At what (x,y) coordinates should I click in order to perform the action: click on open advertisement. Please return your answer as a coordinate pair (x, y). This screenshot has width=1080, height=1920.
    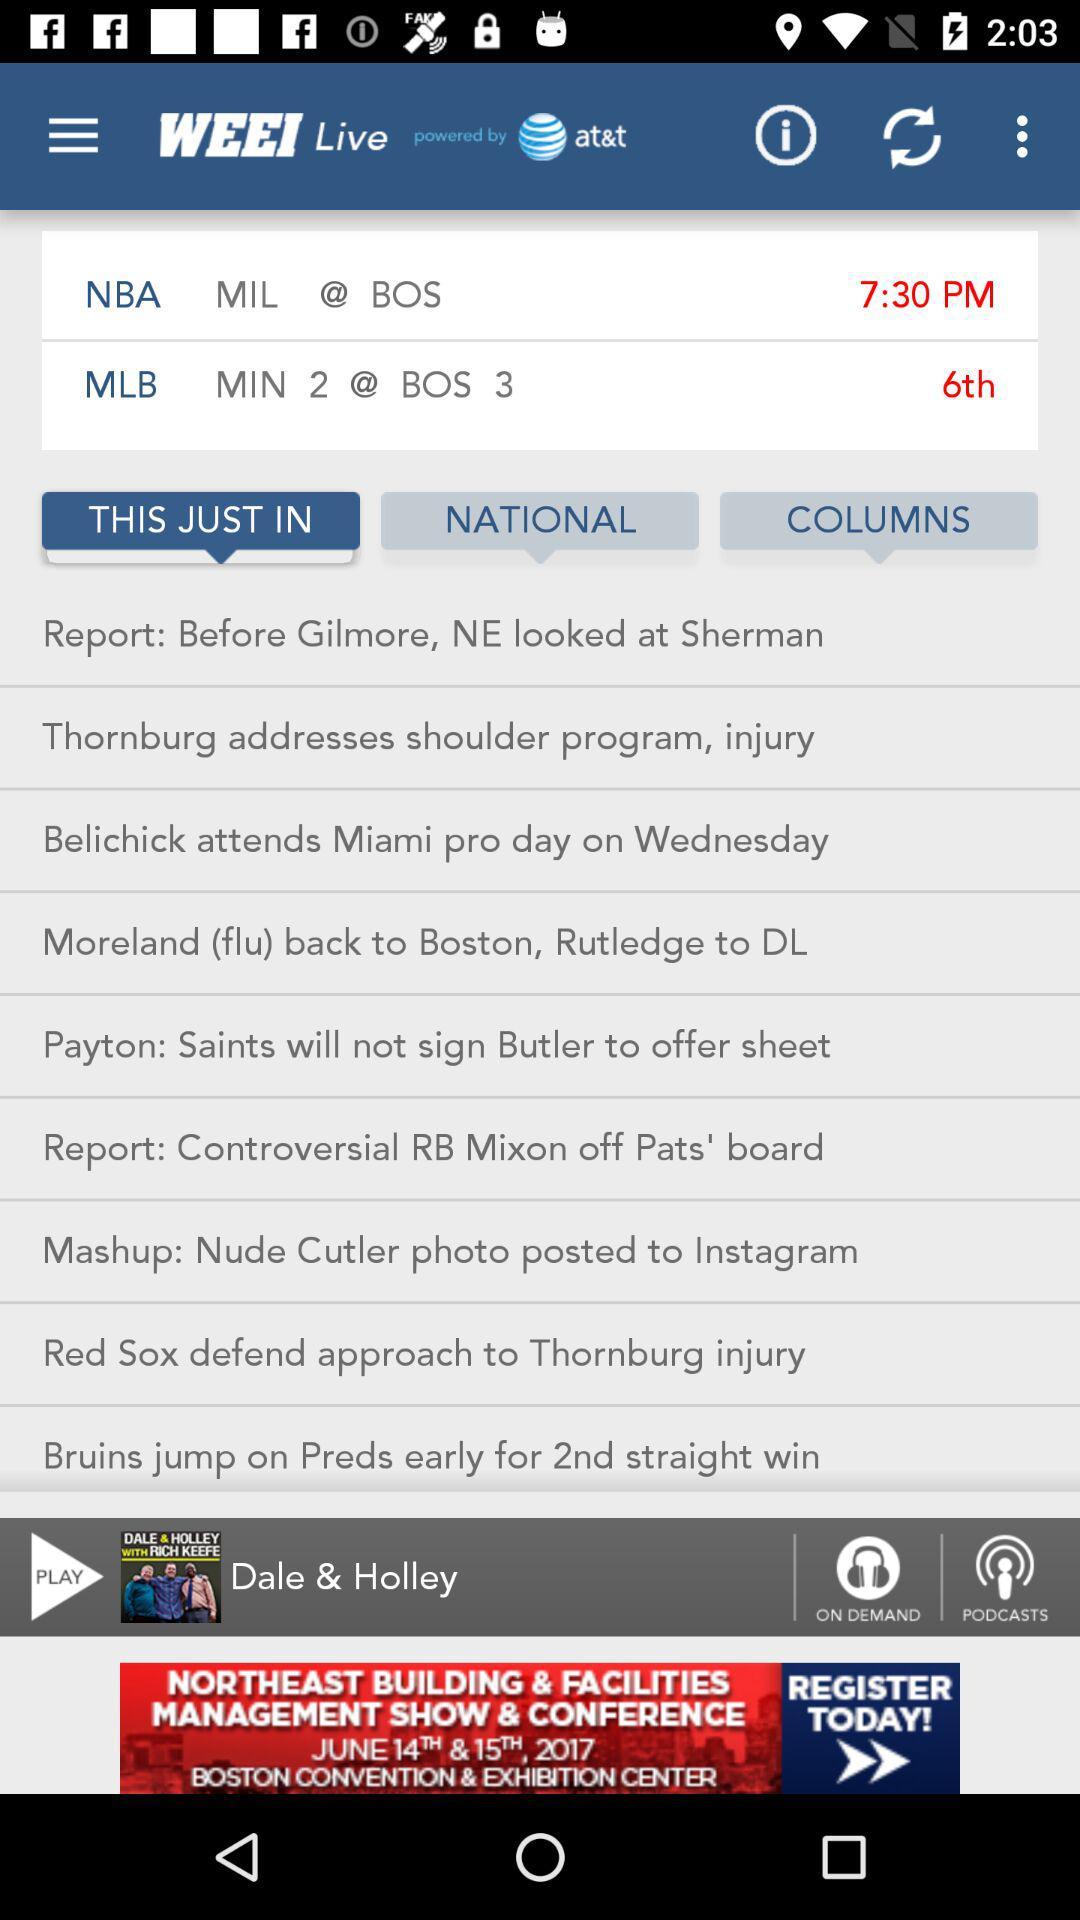
    Looking at the image, I should click on (540, 1727).